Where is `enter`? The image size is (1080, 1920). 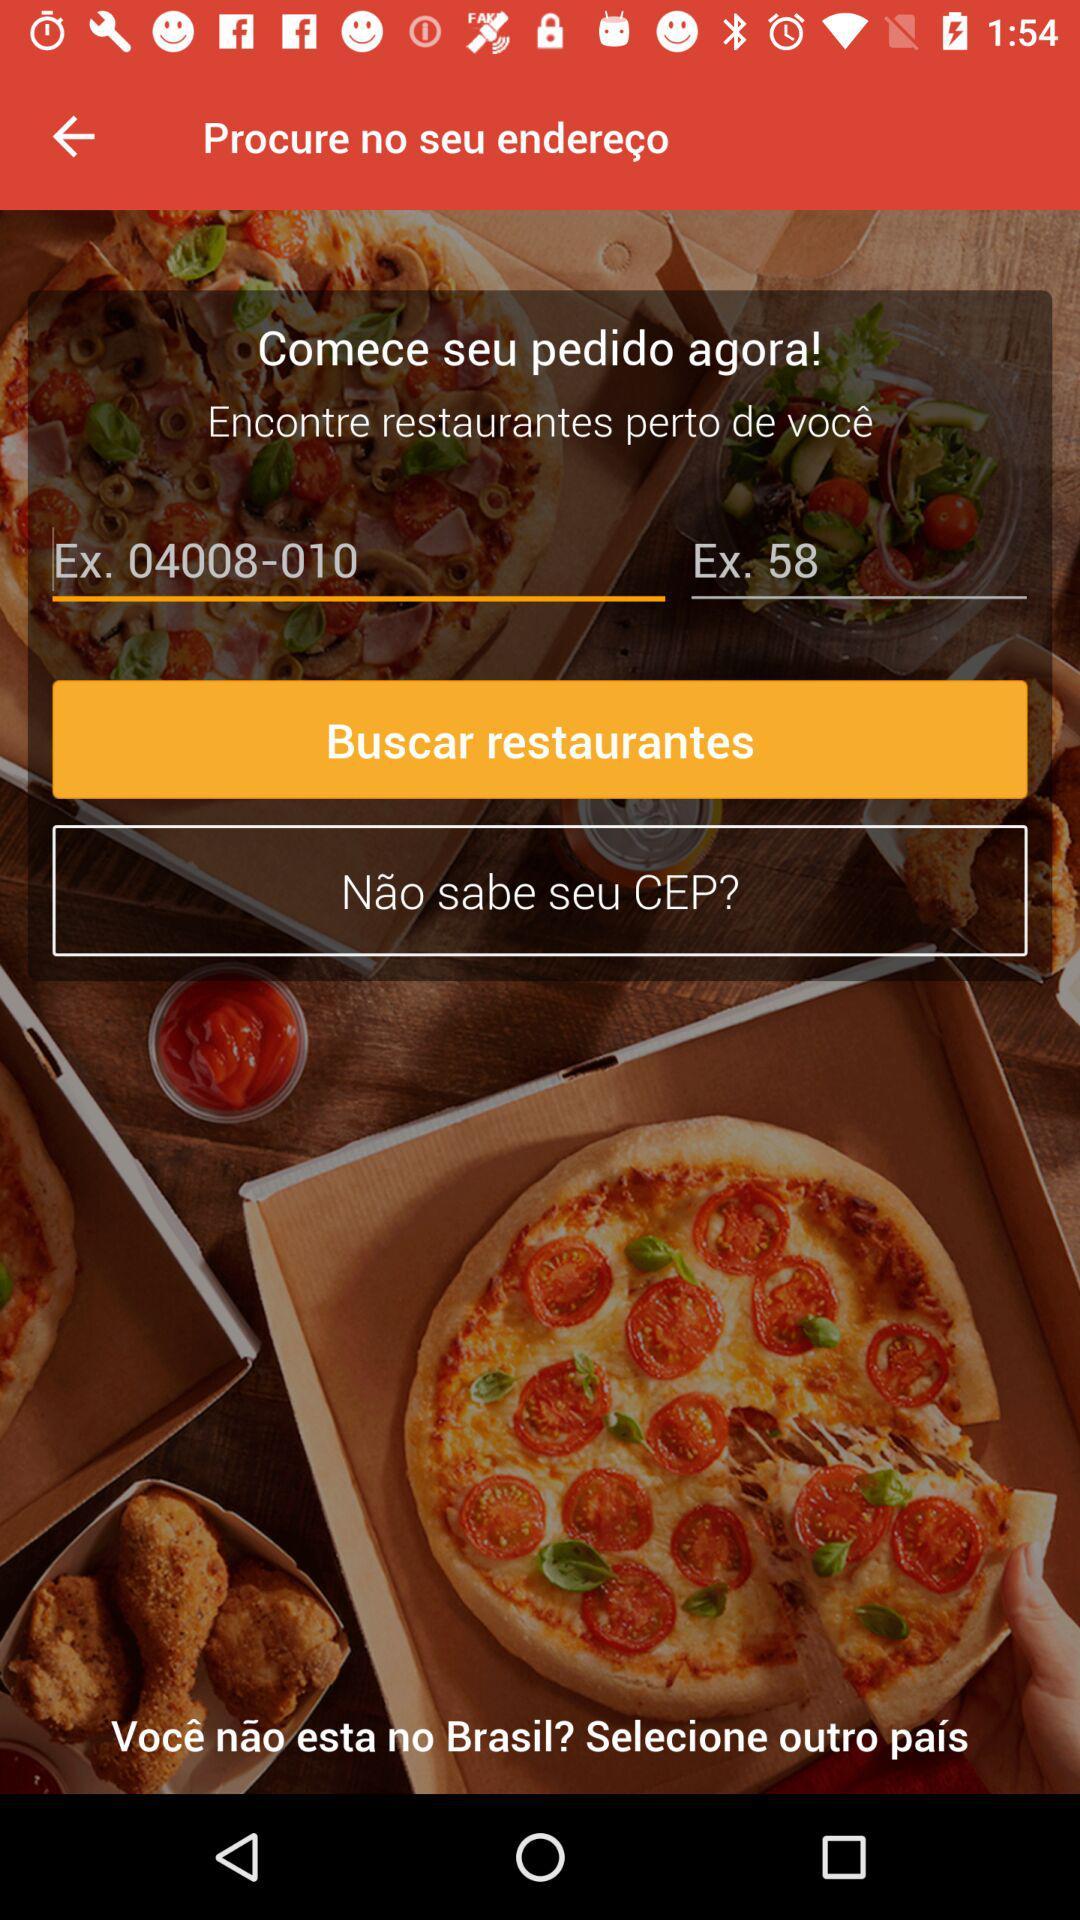 enter is located at coordinates (357, 563).